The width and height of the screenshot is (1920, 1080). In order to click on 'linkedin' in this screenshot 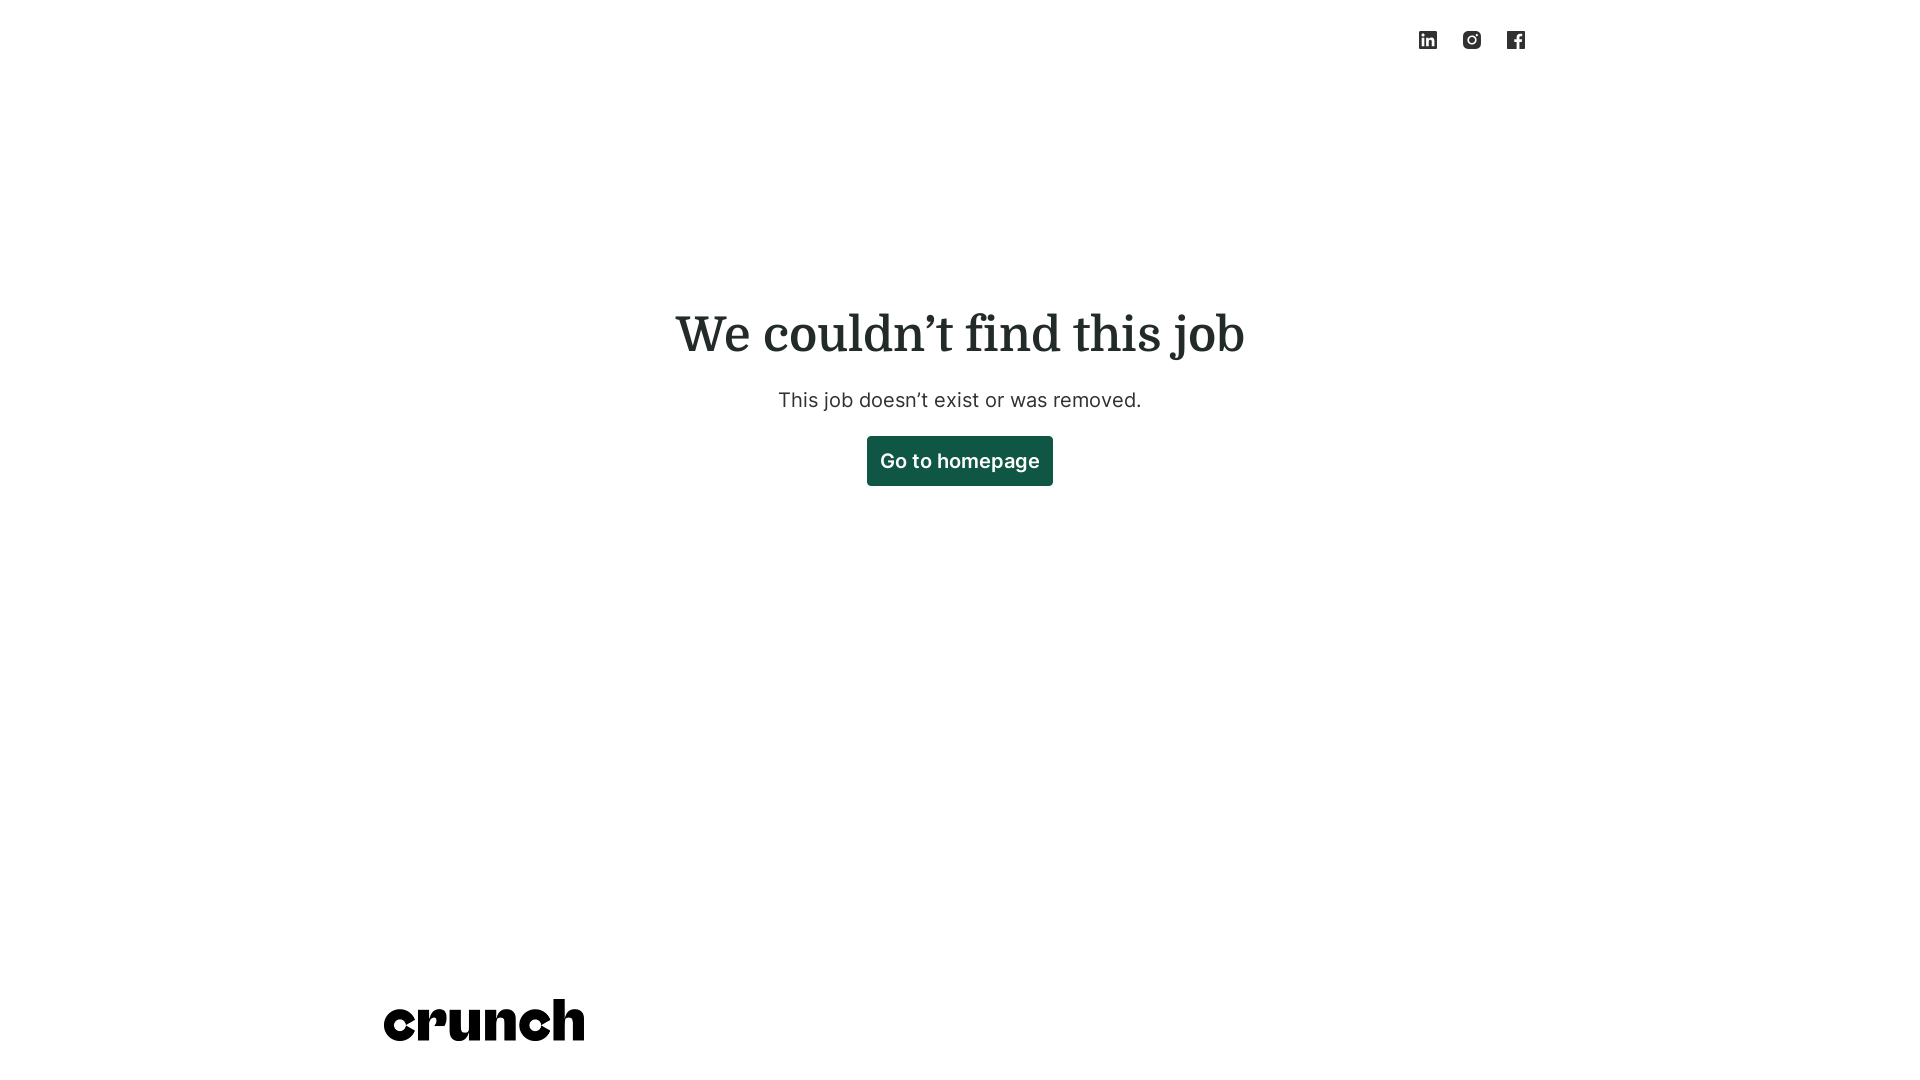, I will do `click(1406, 39)`.